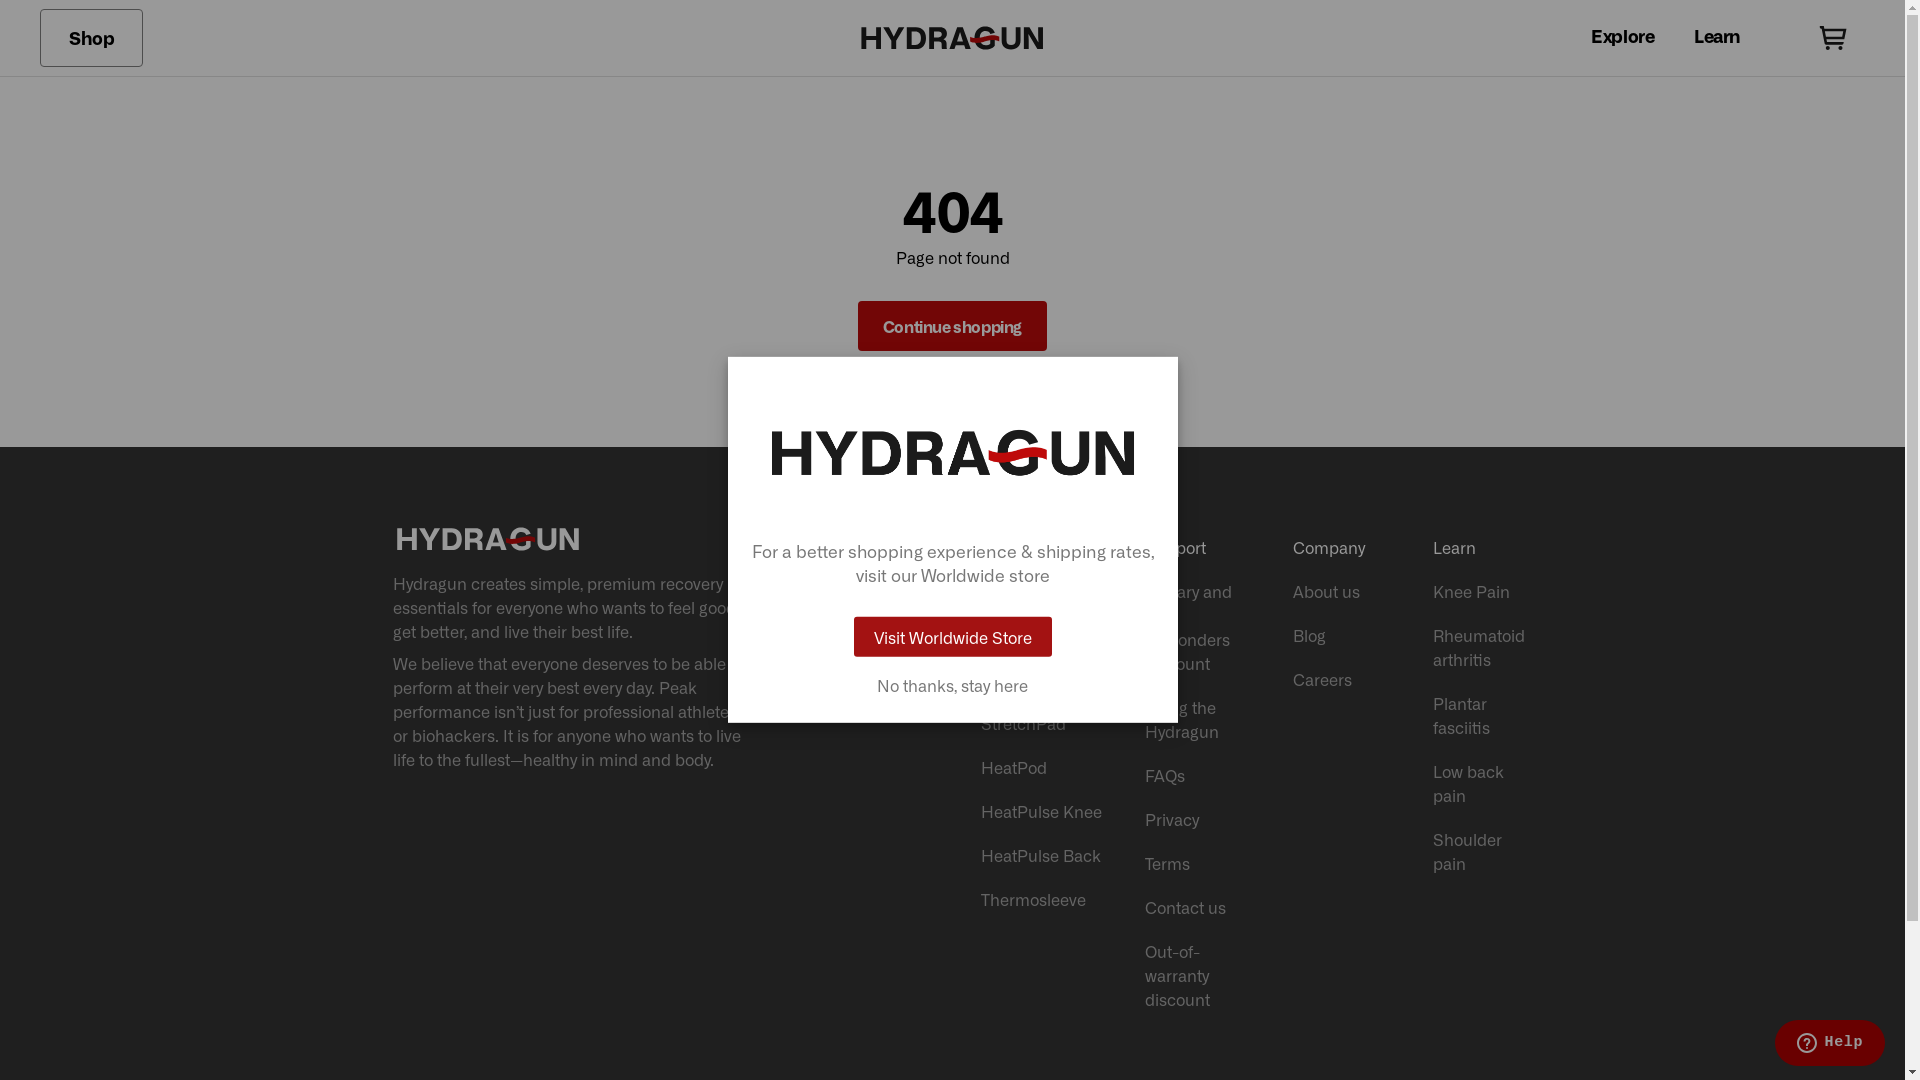  What do you see at coordinates (1143, 862) in the screenshot?
I see `'Terms'` at bounding box center [1143, 862].